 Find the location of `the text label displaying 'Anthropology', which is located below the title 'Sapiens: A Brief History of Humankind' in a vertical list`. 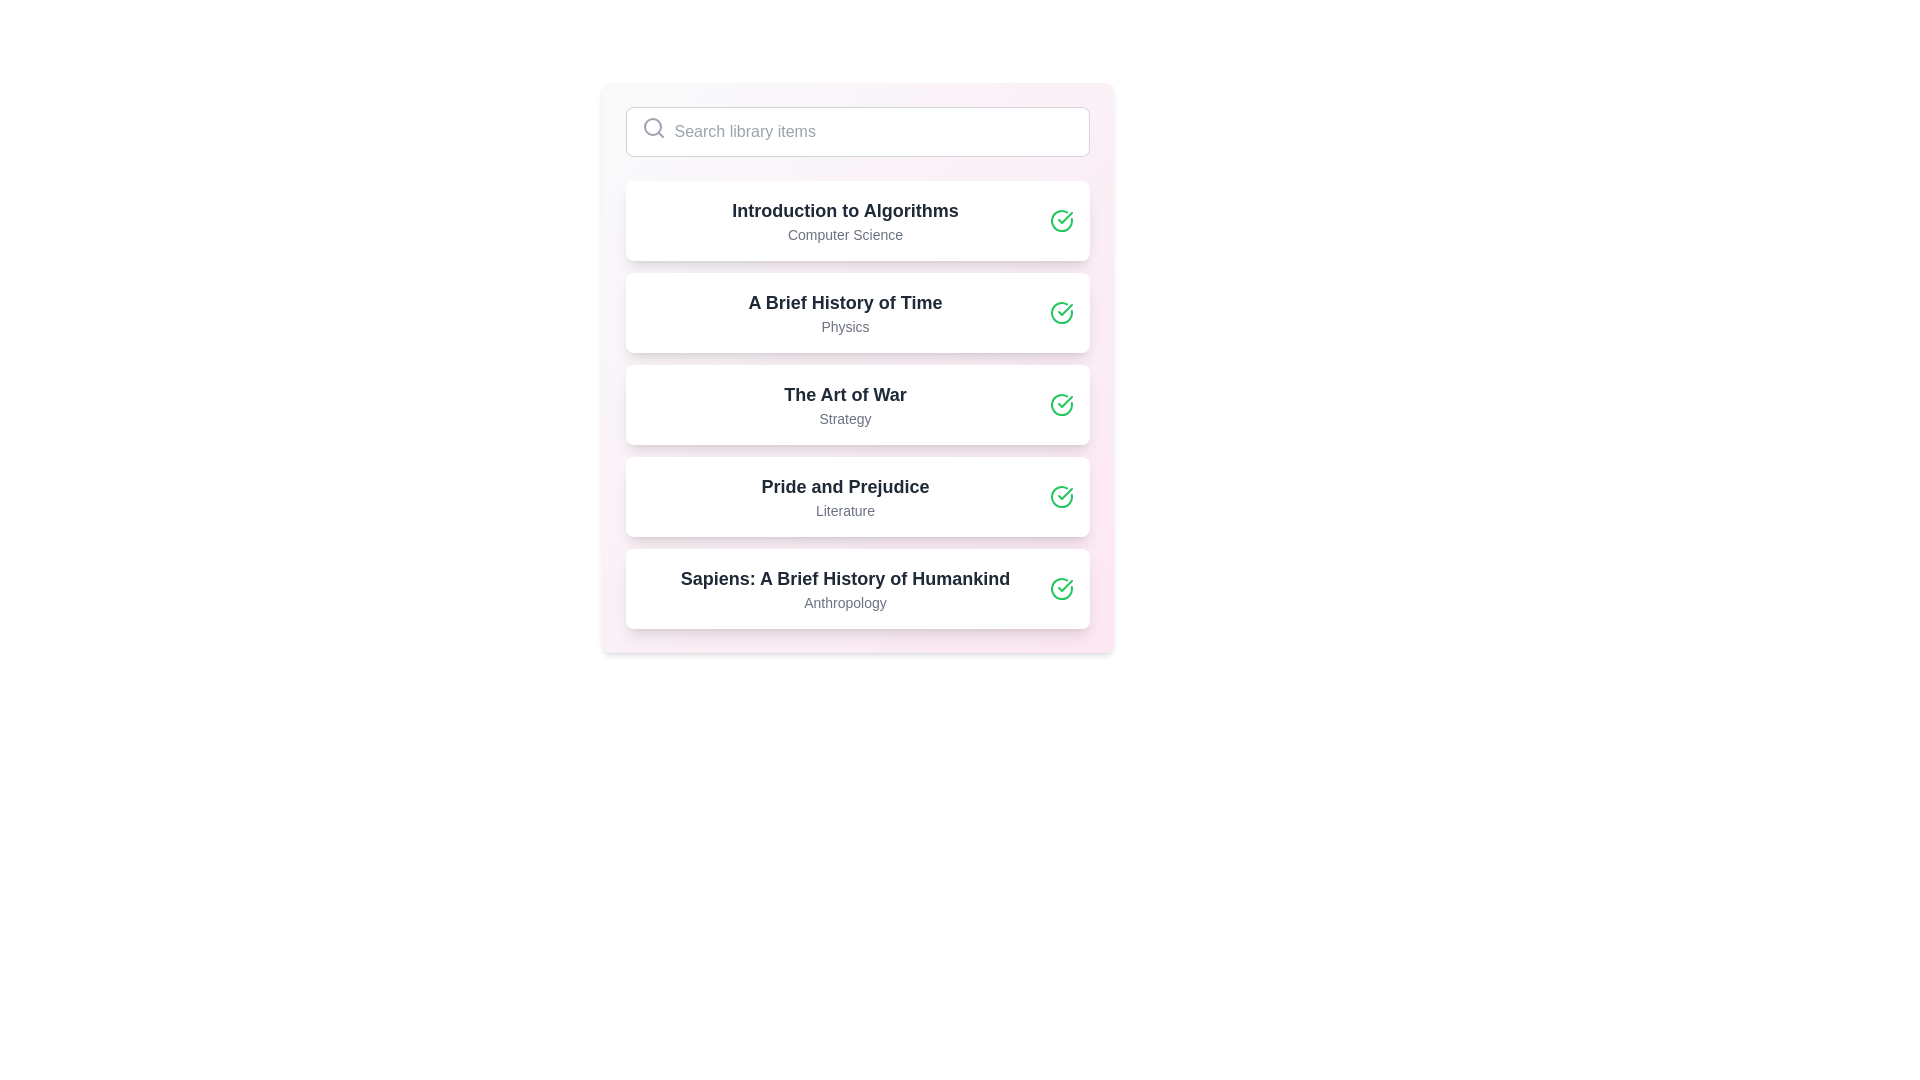

the text label displaying 'Anthropology', which is located below the title 'Sapiens: A Brief History of Humankind' in a vertical list is located at coordinates (845, 601).